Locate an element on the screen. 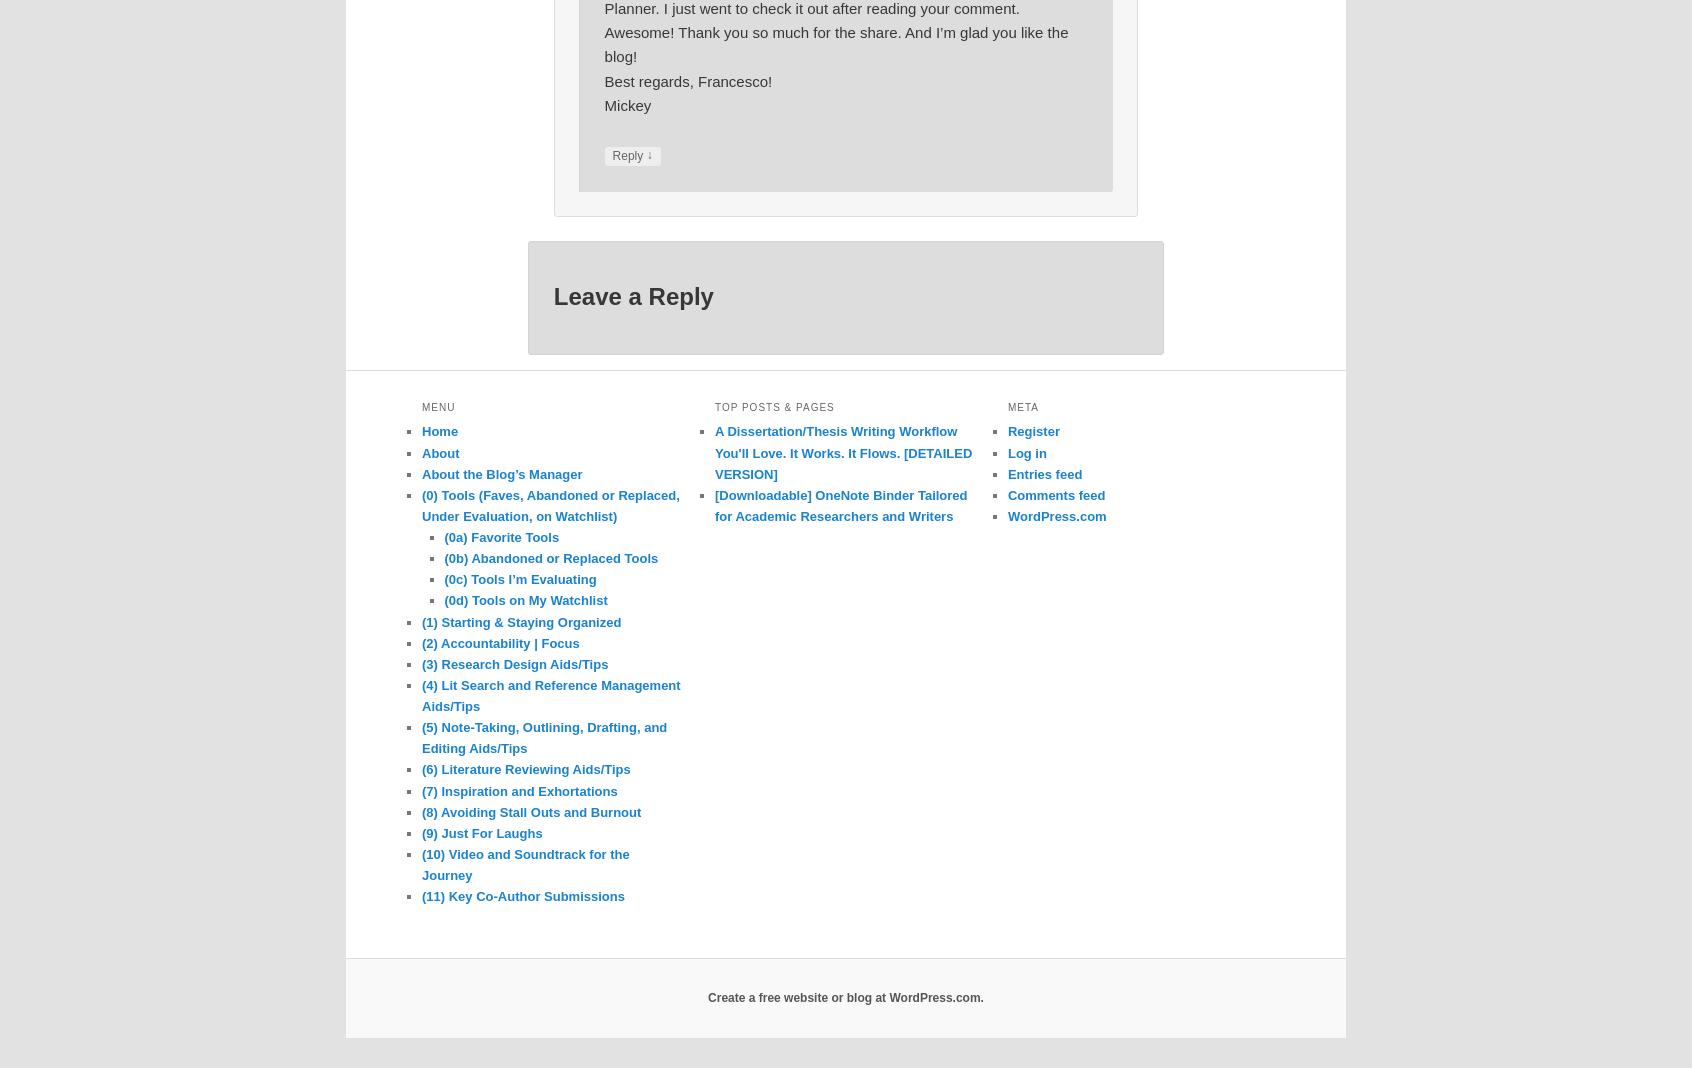 This screenshot has width=1692, height=1068. 'Reply' is located at coordinates (627, 154).